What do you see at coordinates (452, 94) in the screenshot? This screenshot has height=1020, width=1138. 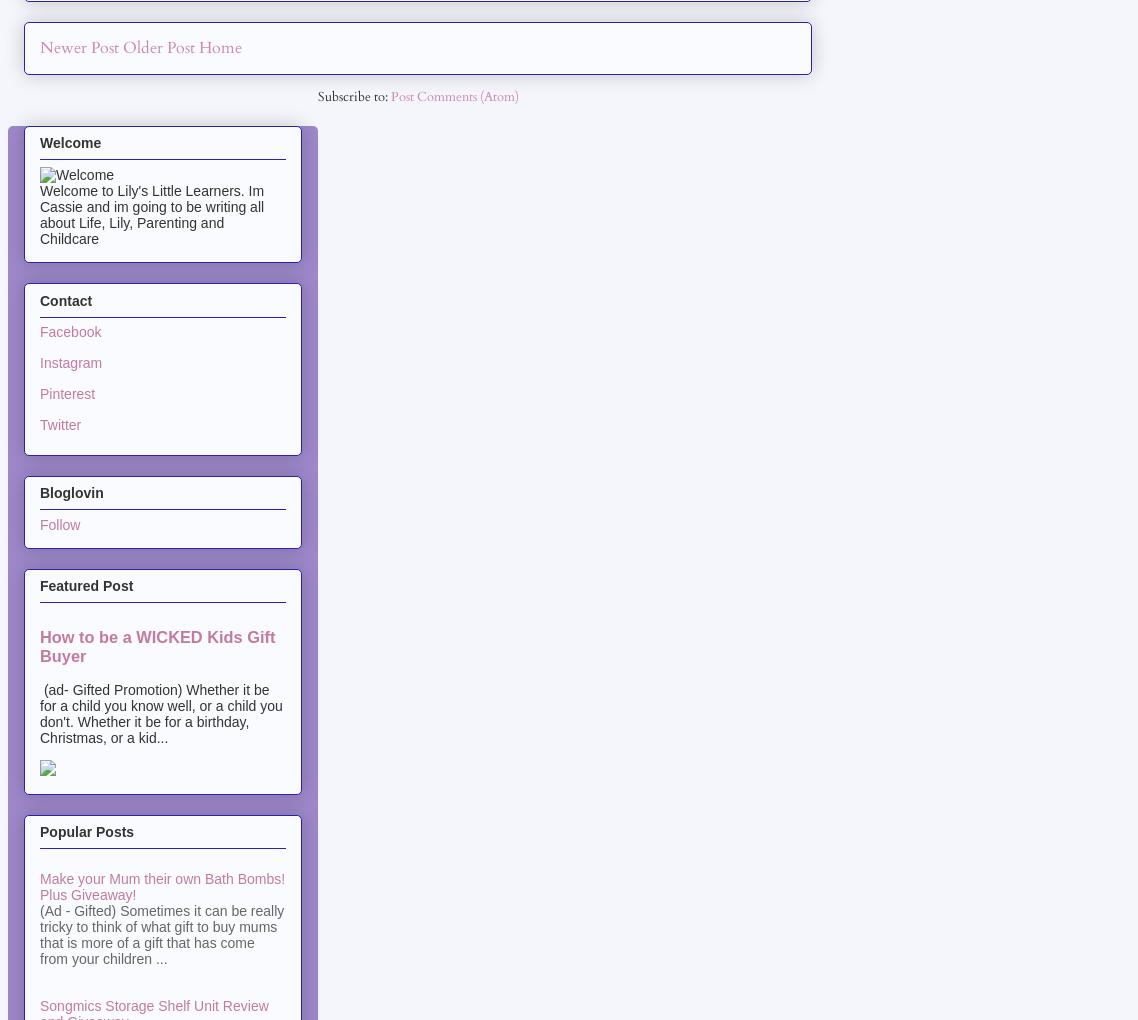 I see `'Post Comments (Atom)'` at bounding box center [452, 94].